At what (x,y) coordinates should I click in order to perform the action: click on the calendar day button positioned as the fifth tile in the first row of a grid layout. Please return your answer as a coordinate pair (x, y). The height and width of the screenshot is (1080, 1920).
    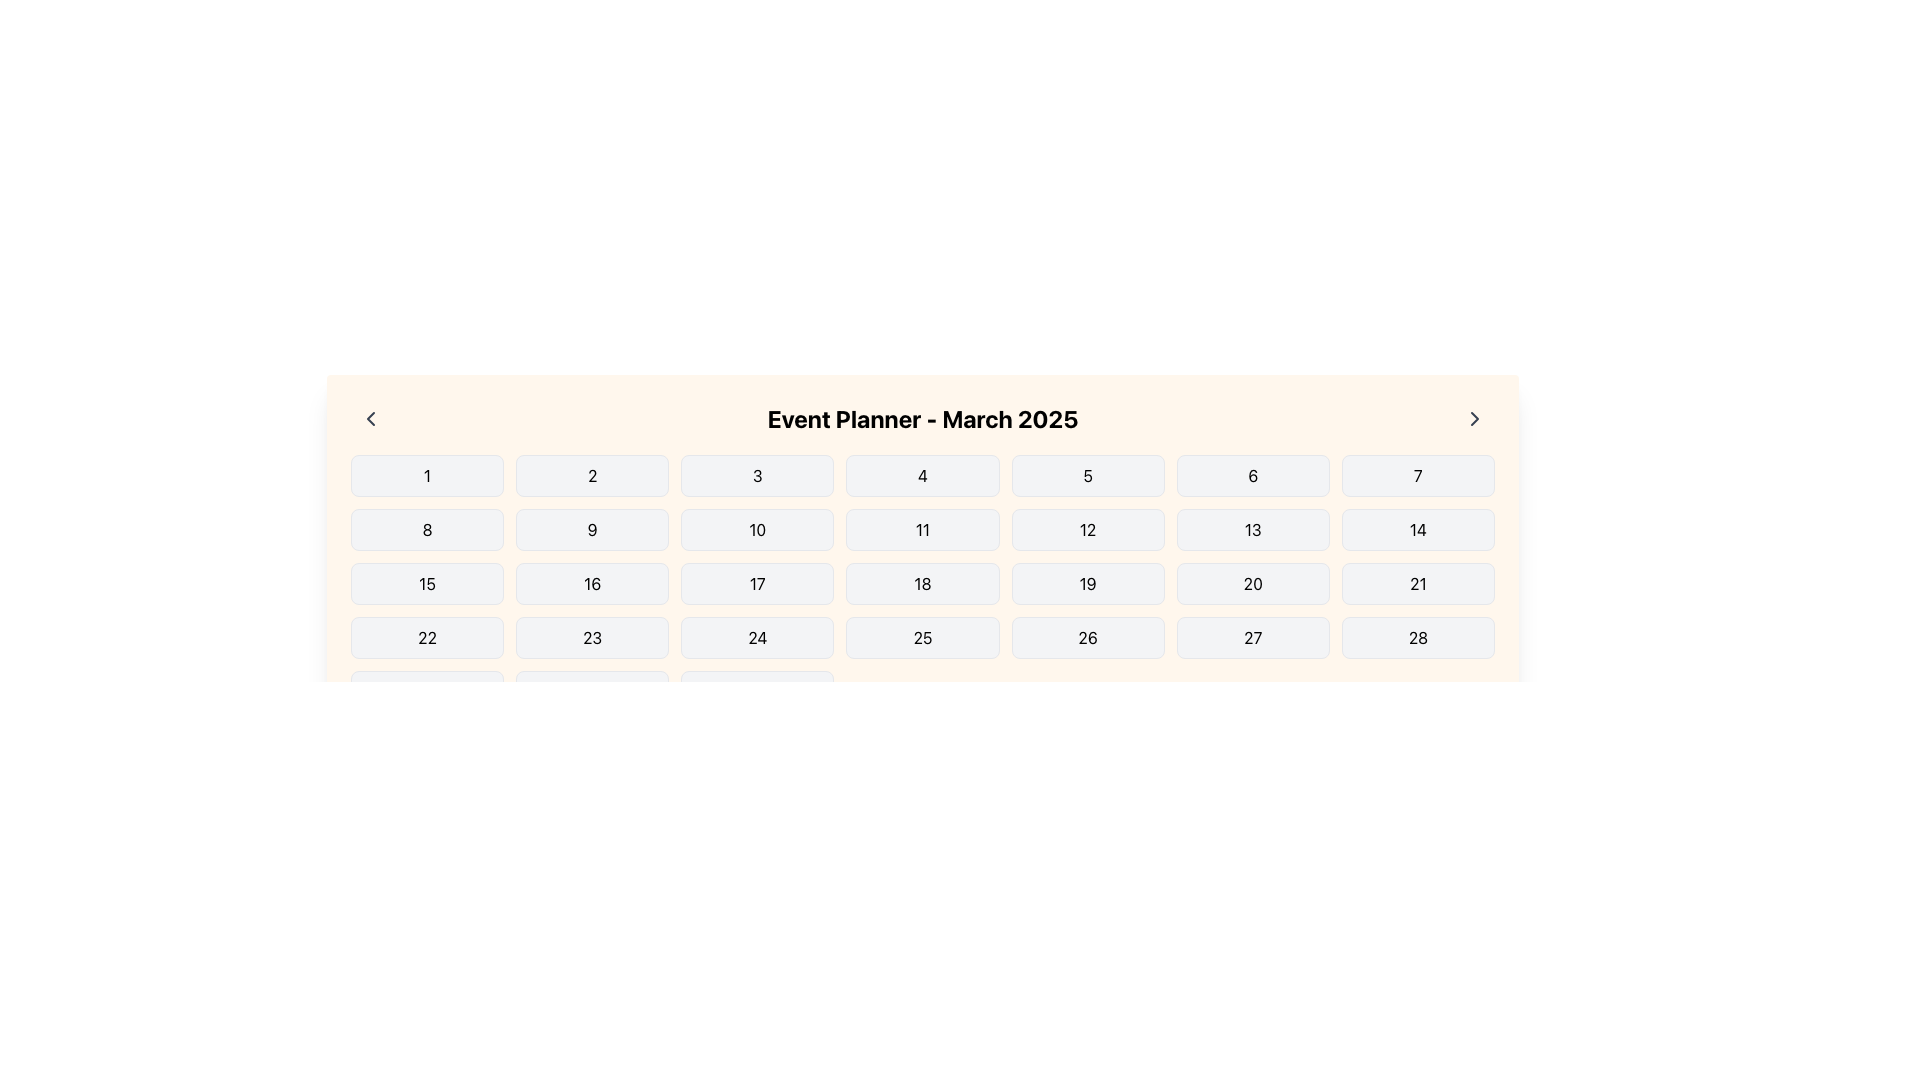
    Looking at the image, I should click on (1087, 475).